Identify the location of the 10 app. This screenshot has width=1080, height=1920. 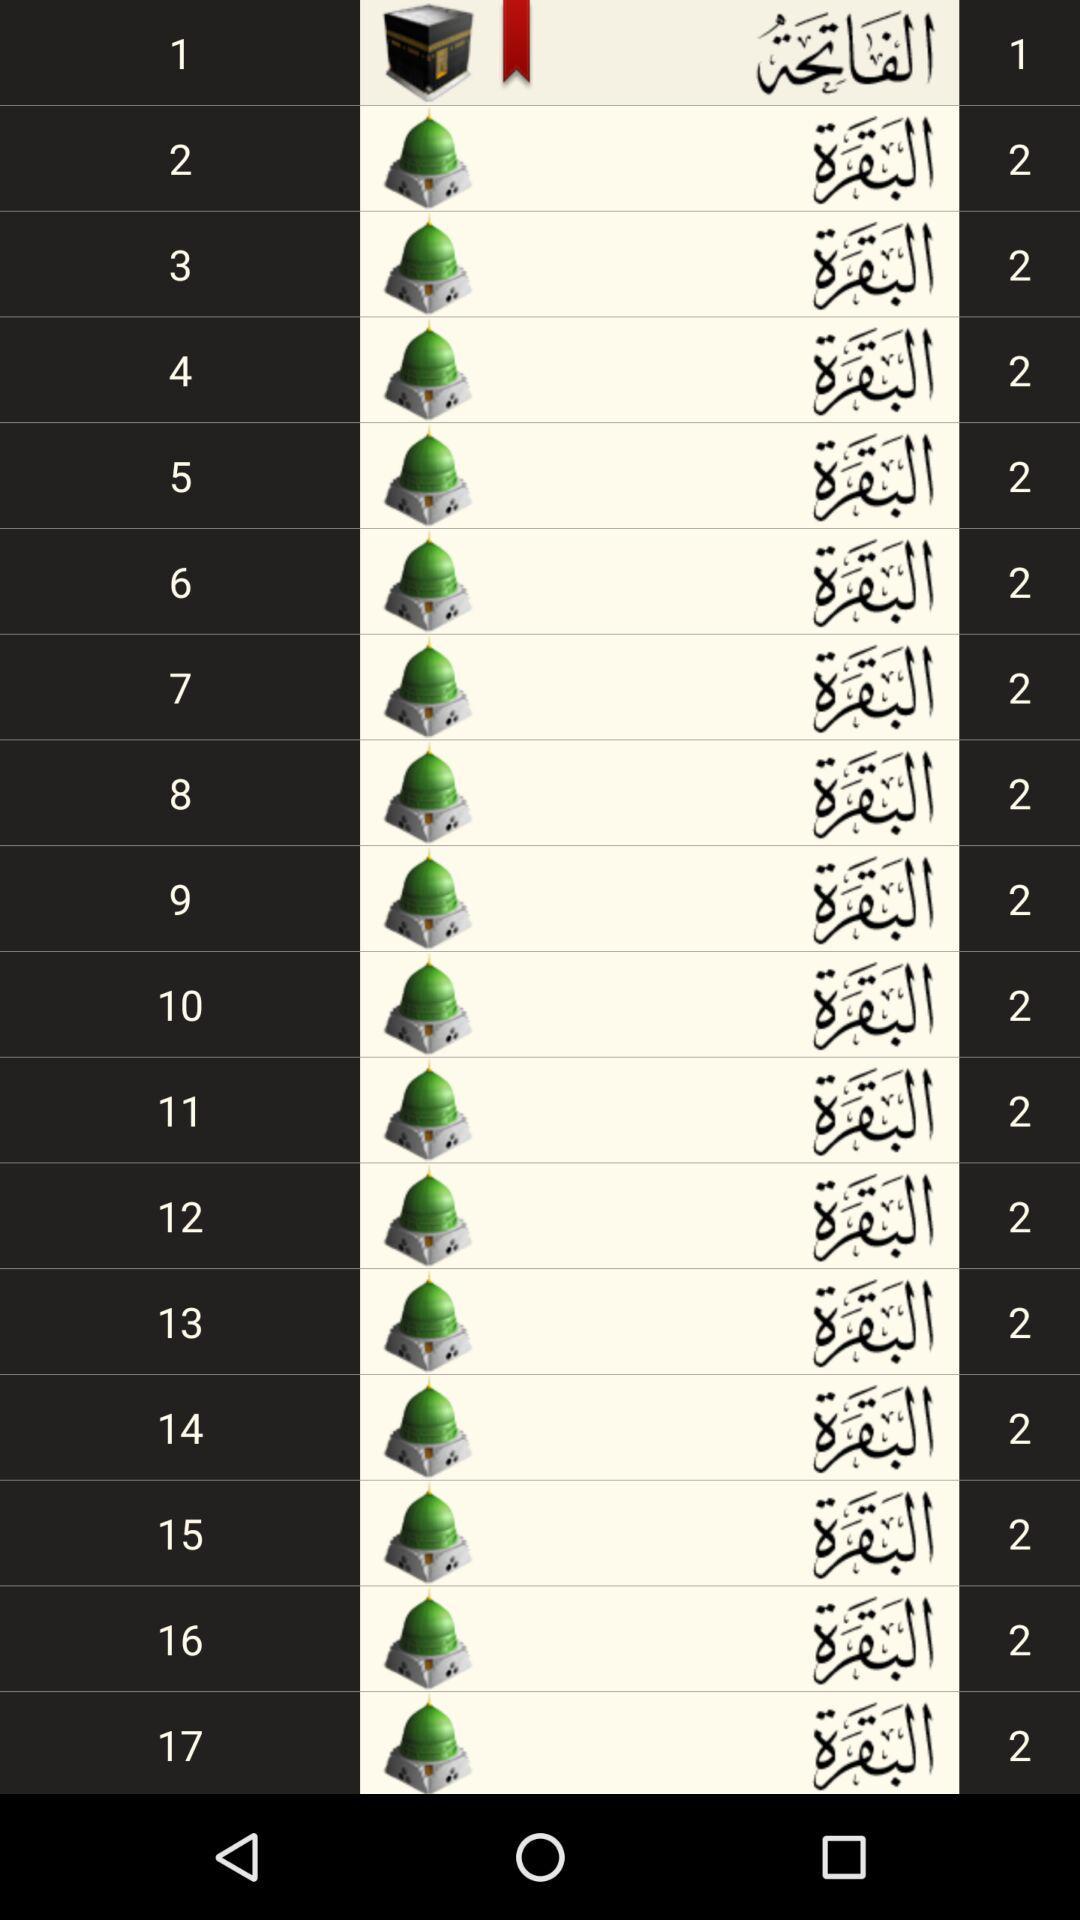
(180, 1004).